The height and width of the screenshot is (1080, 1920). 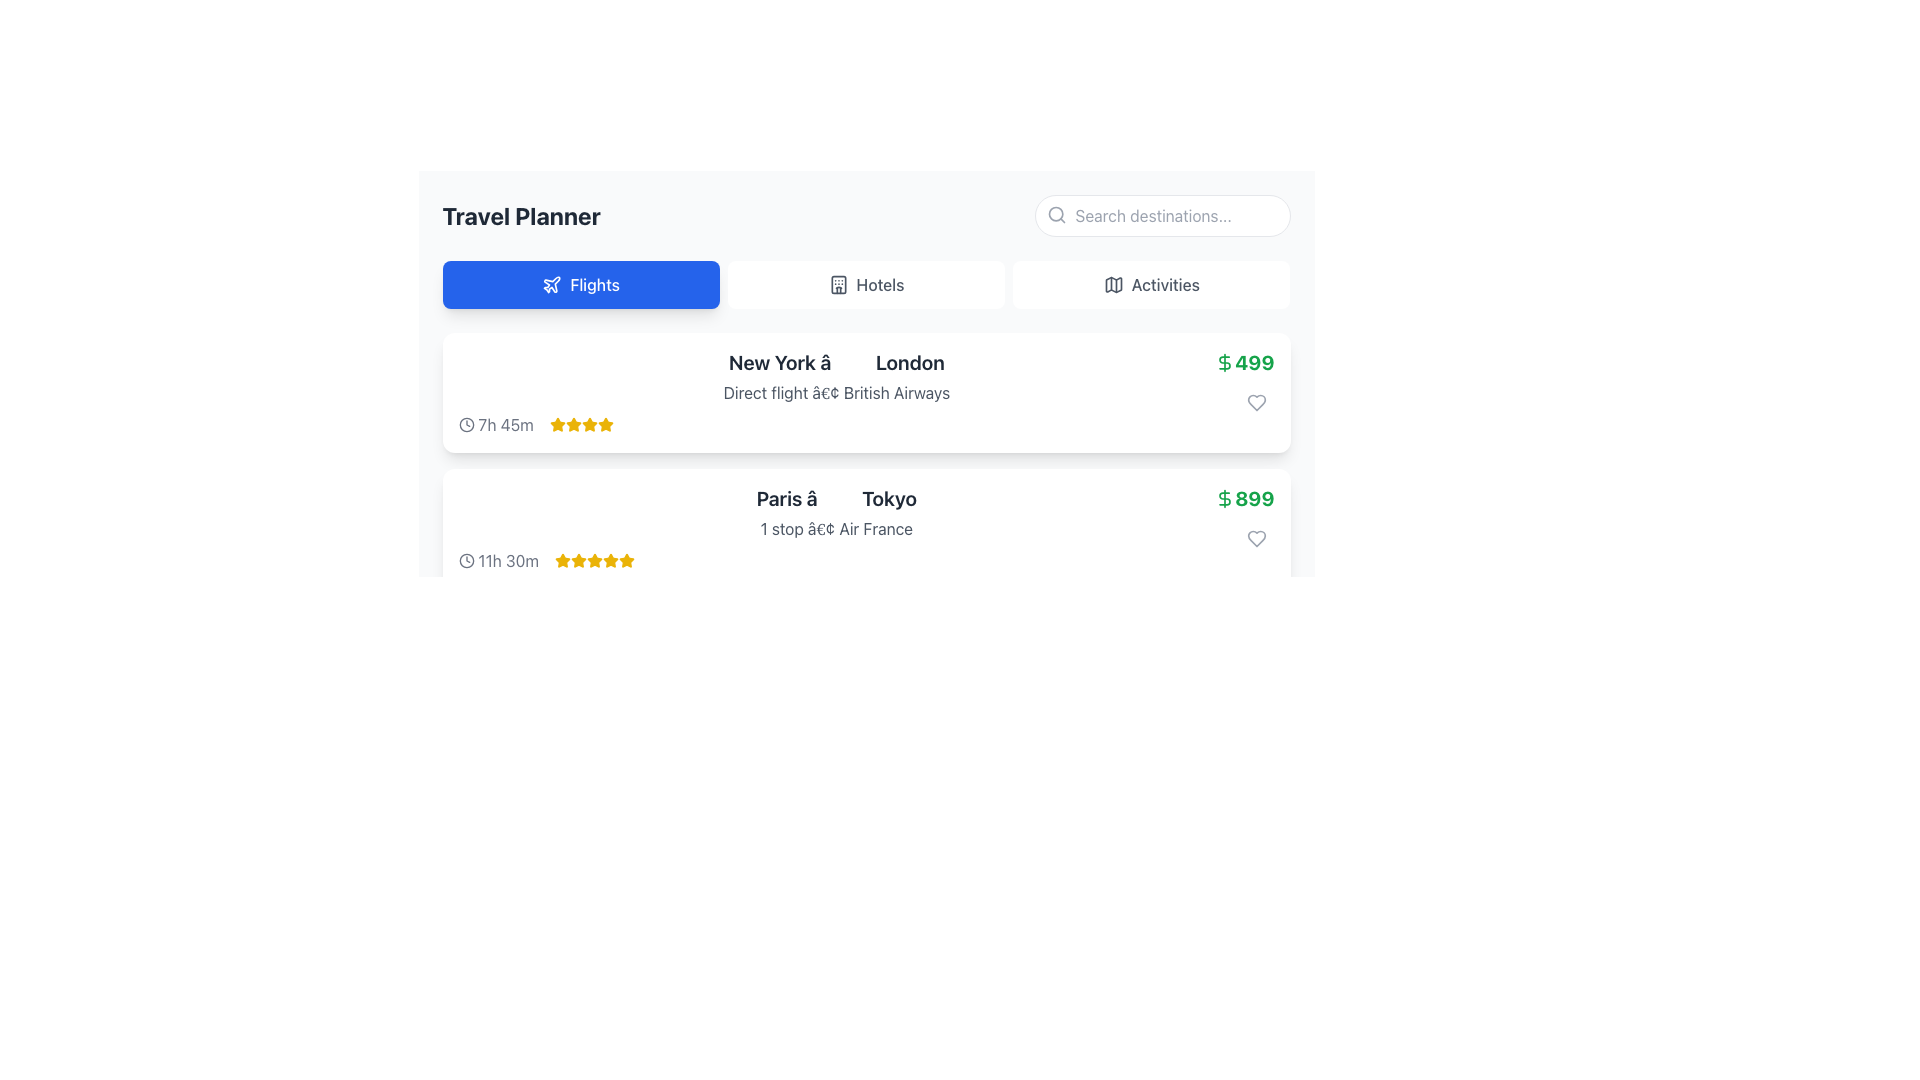 I want to click on the fourth star icon in the rating display for the flight from New York to London, so click(x=588, y=423).